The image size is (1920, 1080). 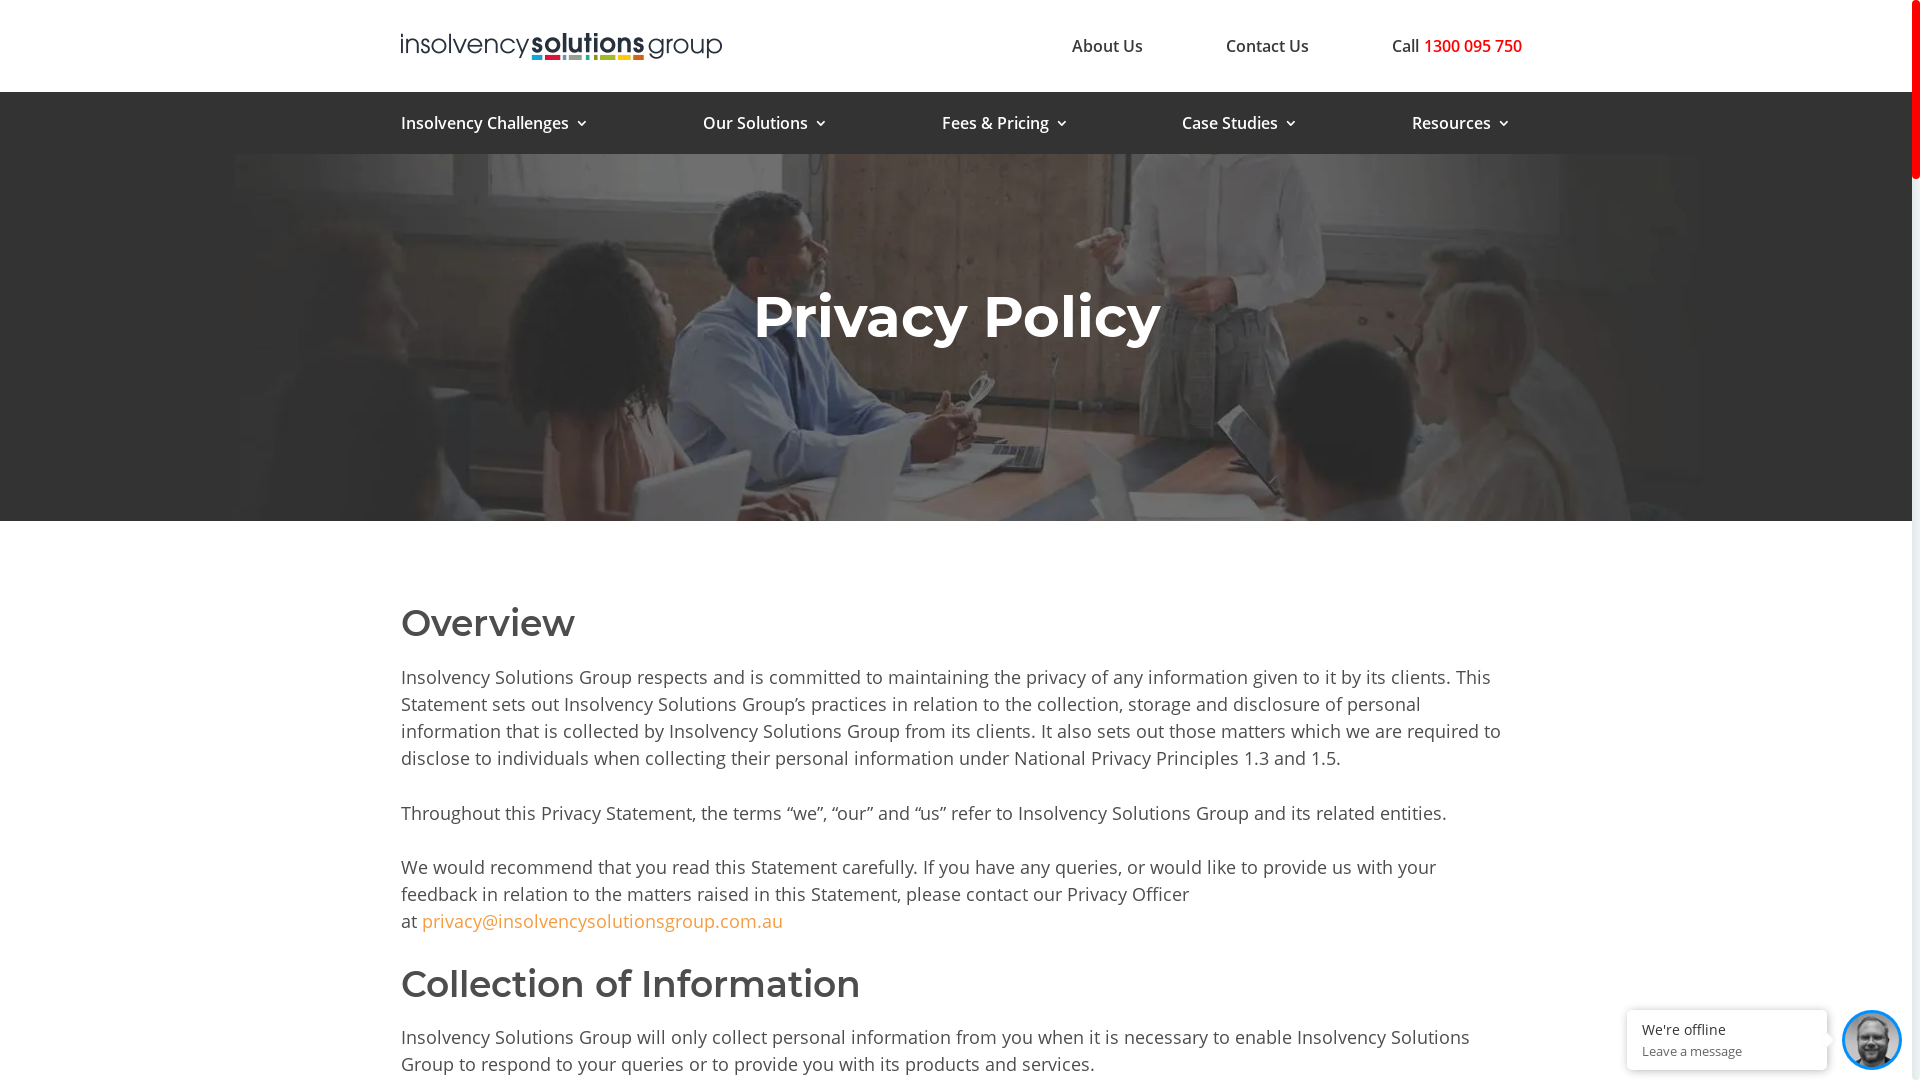 I want to click on 'Resources', so click(x=1461, y=127).